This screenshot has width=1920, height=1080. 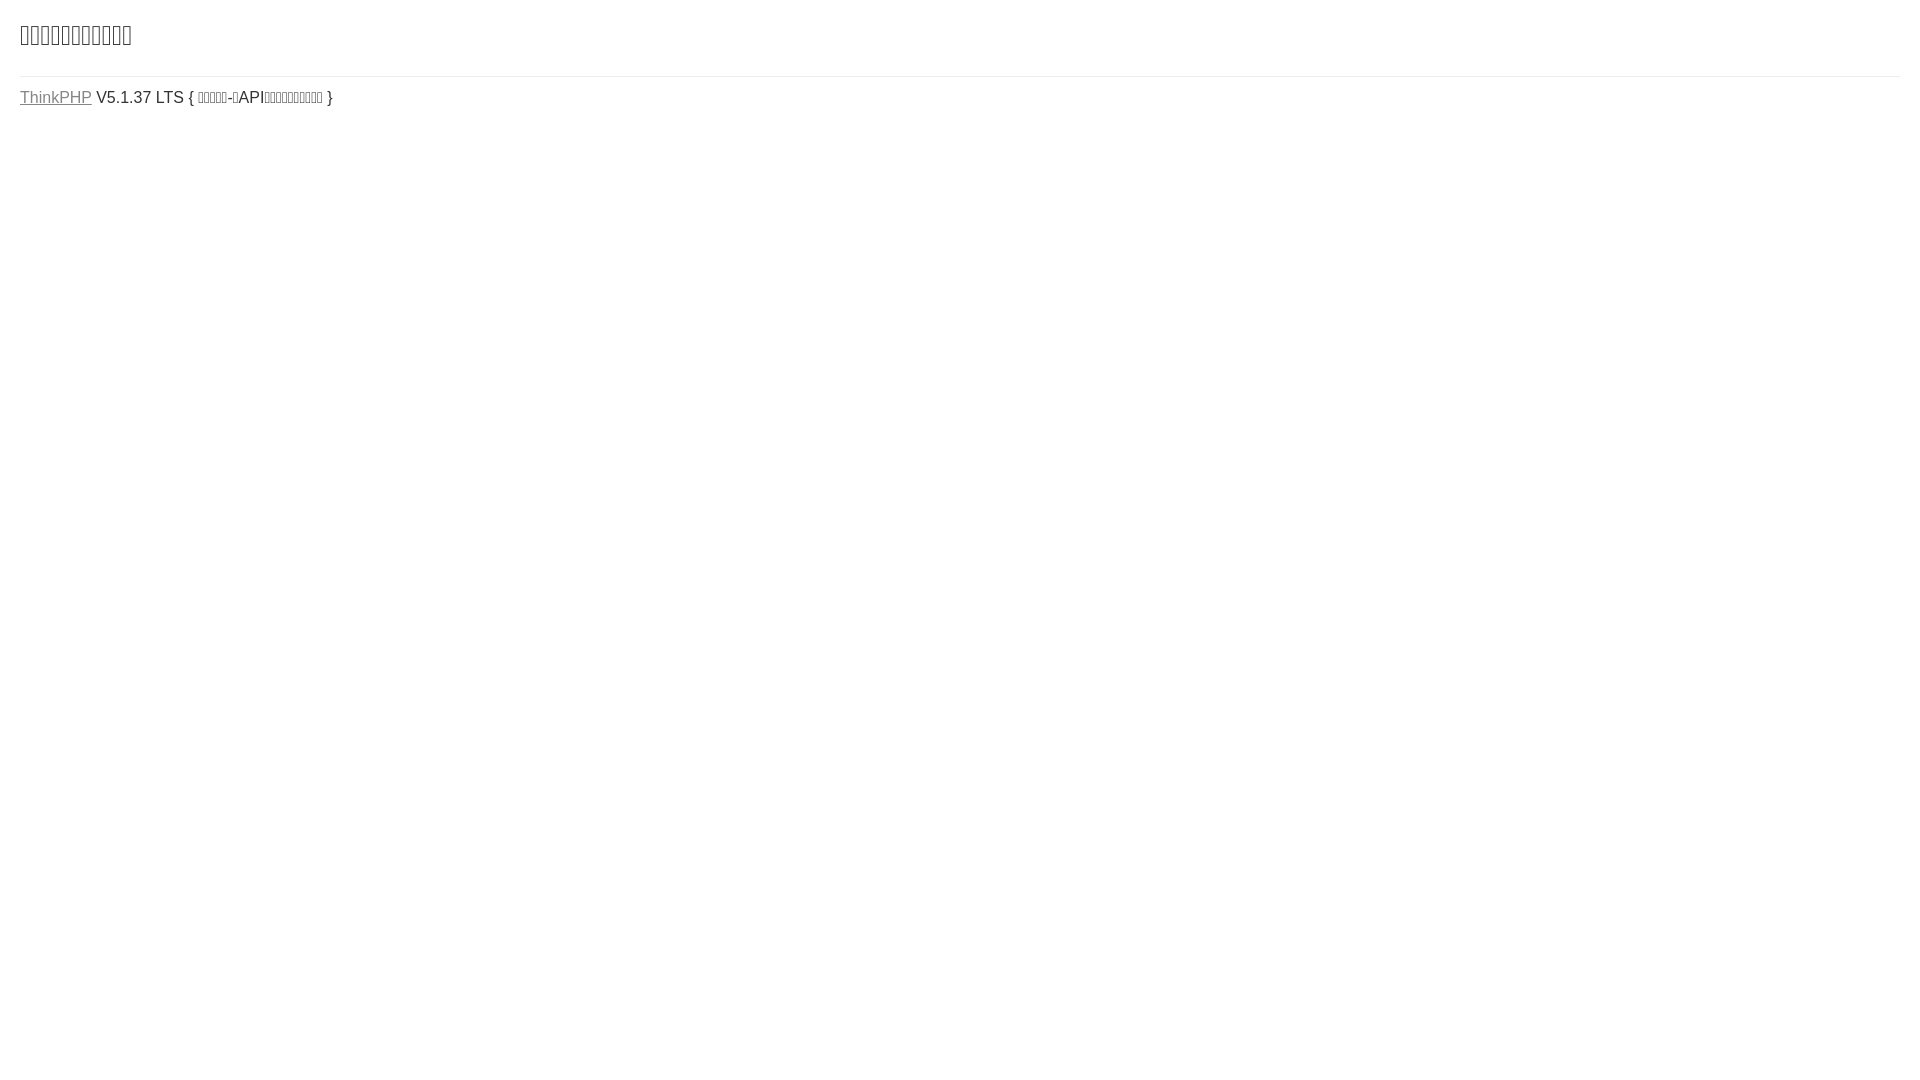 What do you see at coordinates (56, 97) in the screenshot?
I see `'ThinkPHP'` at bounding box center [56, 97].